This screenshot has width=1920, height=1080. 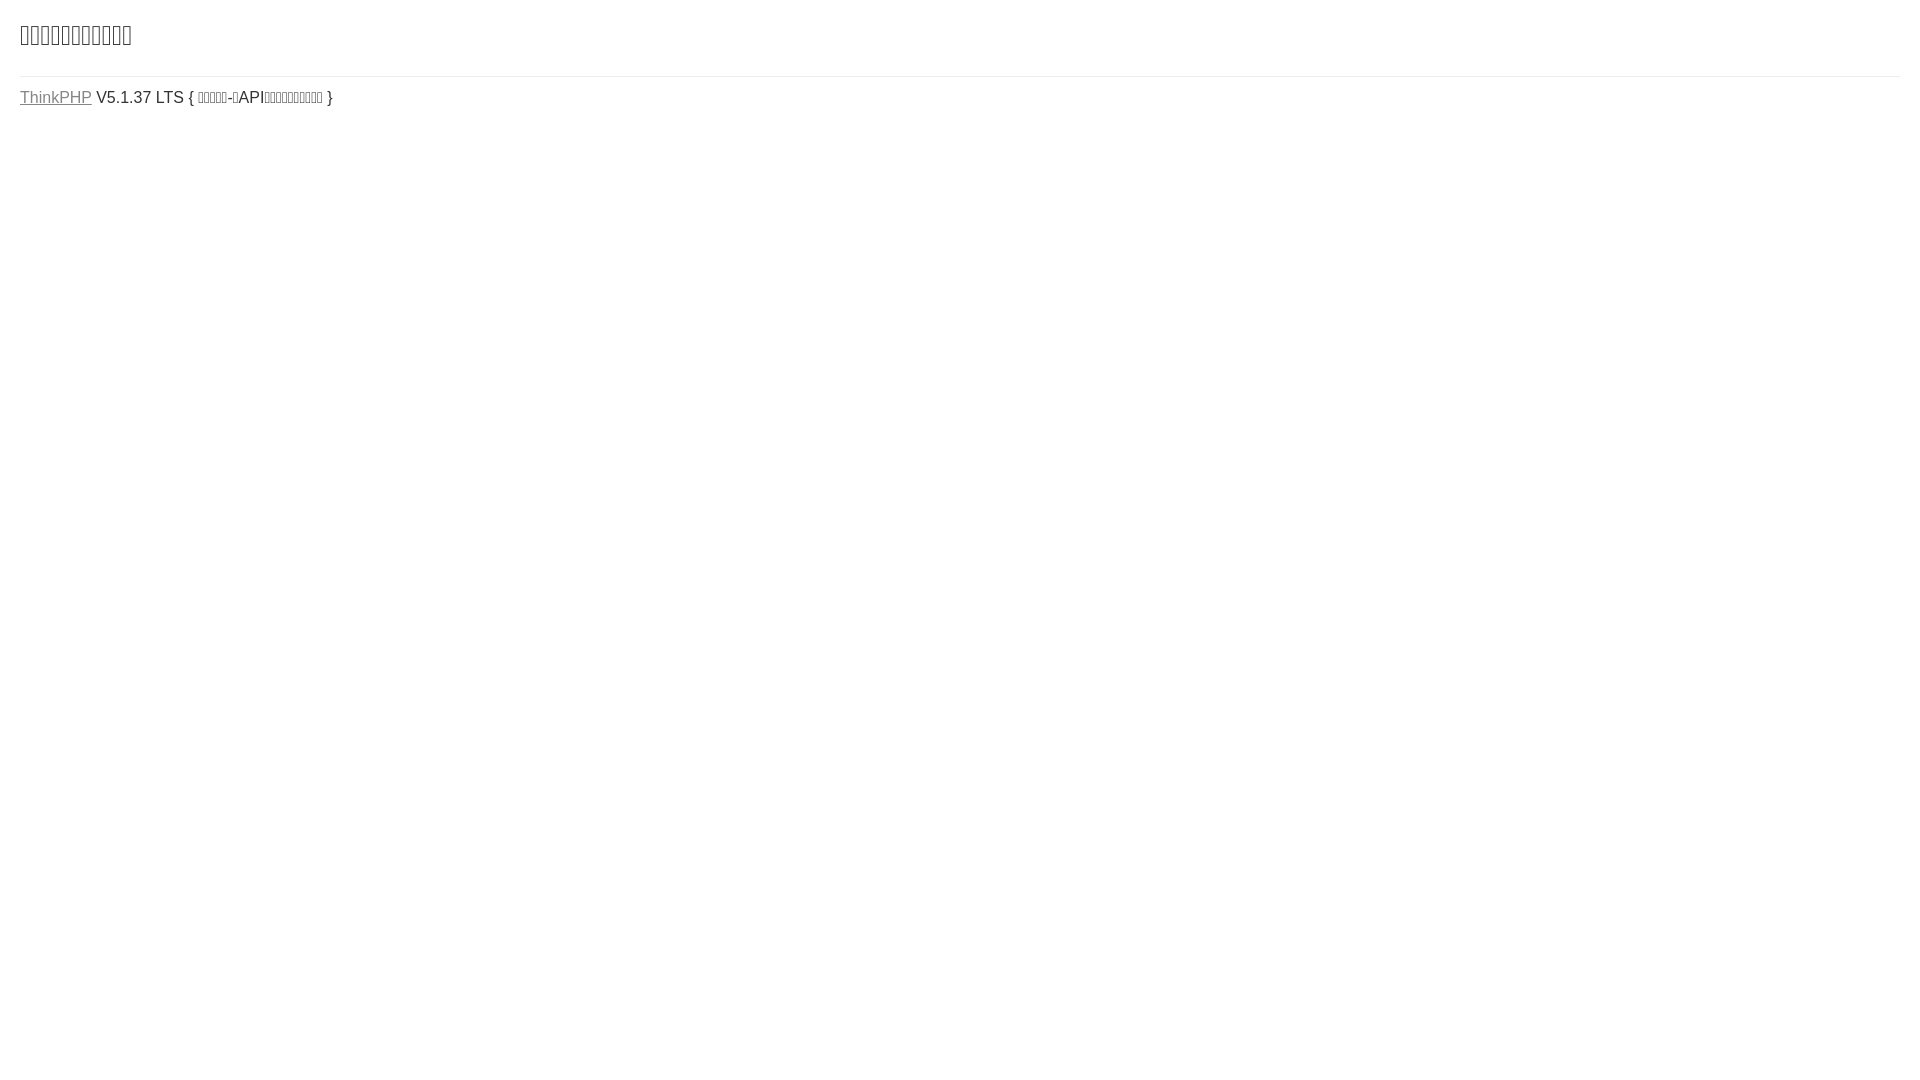 What do you see at coordinates (56, 97) in the screenshot?
I see `'ThinkPHP'` at bounding box center [56, 97].